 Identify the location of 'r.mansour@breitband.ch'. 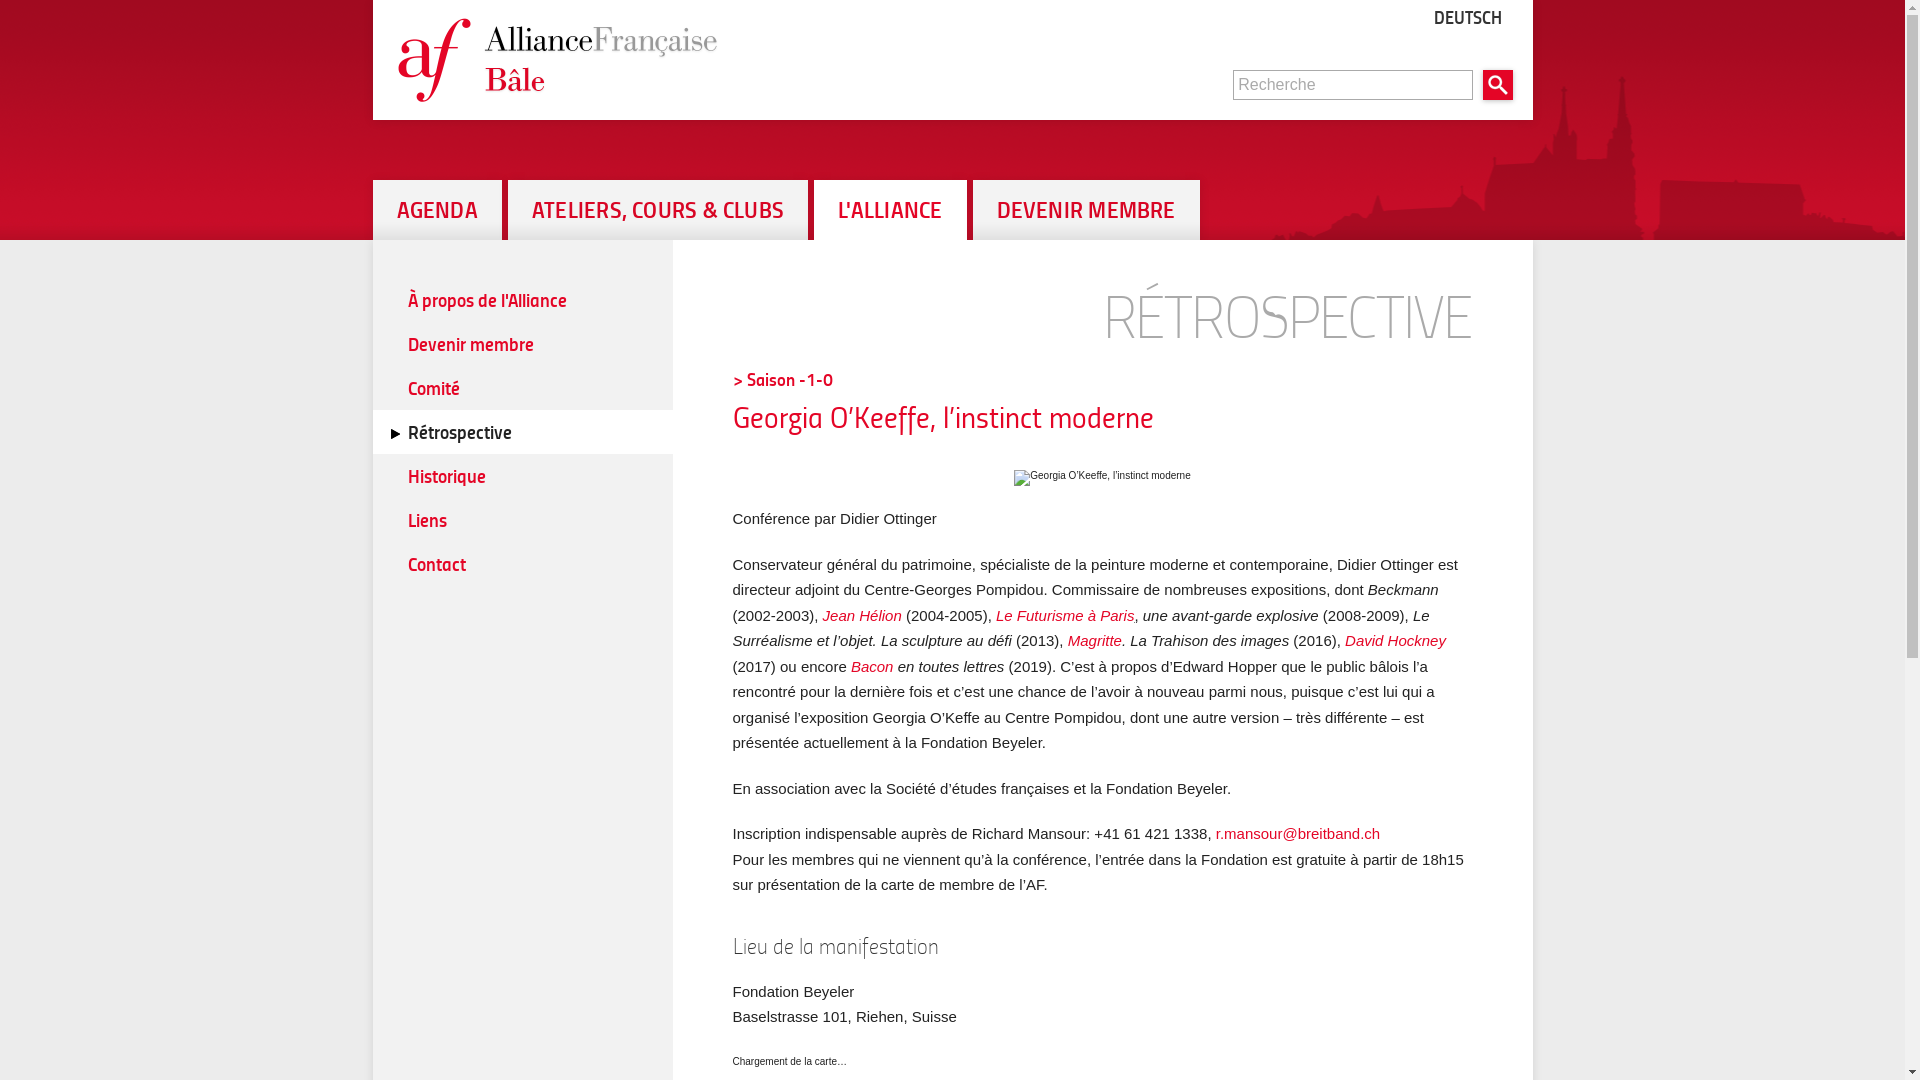
(1297, 833).